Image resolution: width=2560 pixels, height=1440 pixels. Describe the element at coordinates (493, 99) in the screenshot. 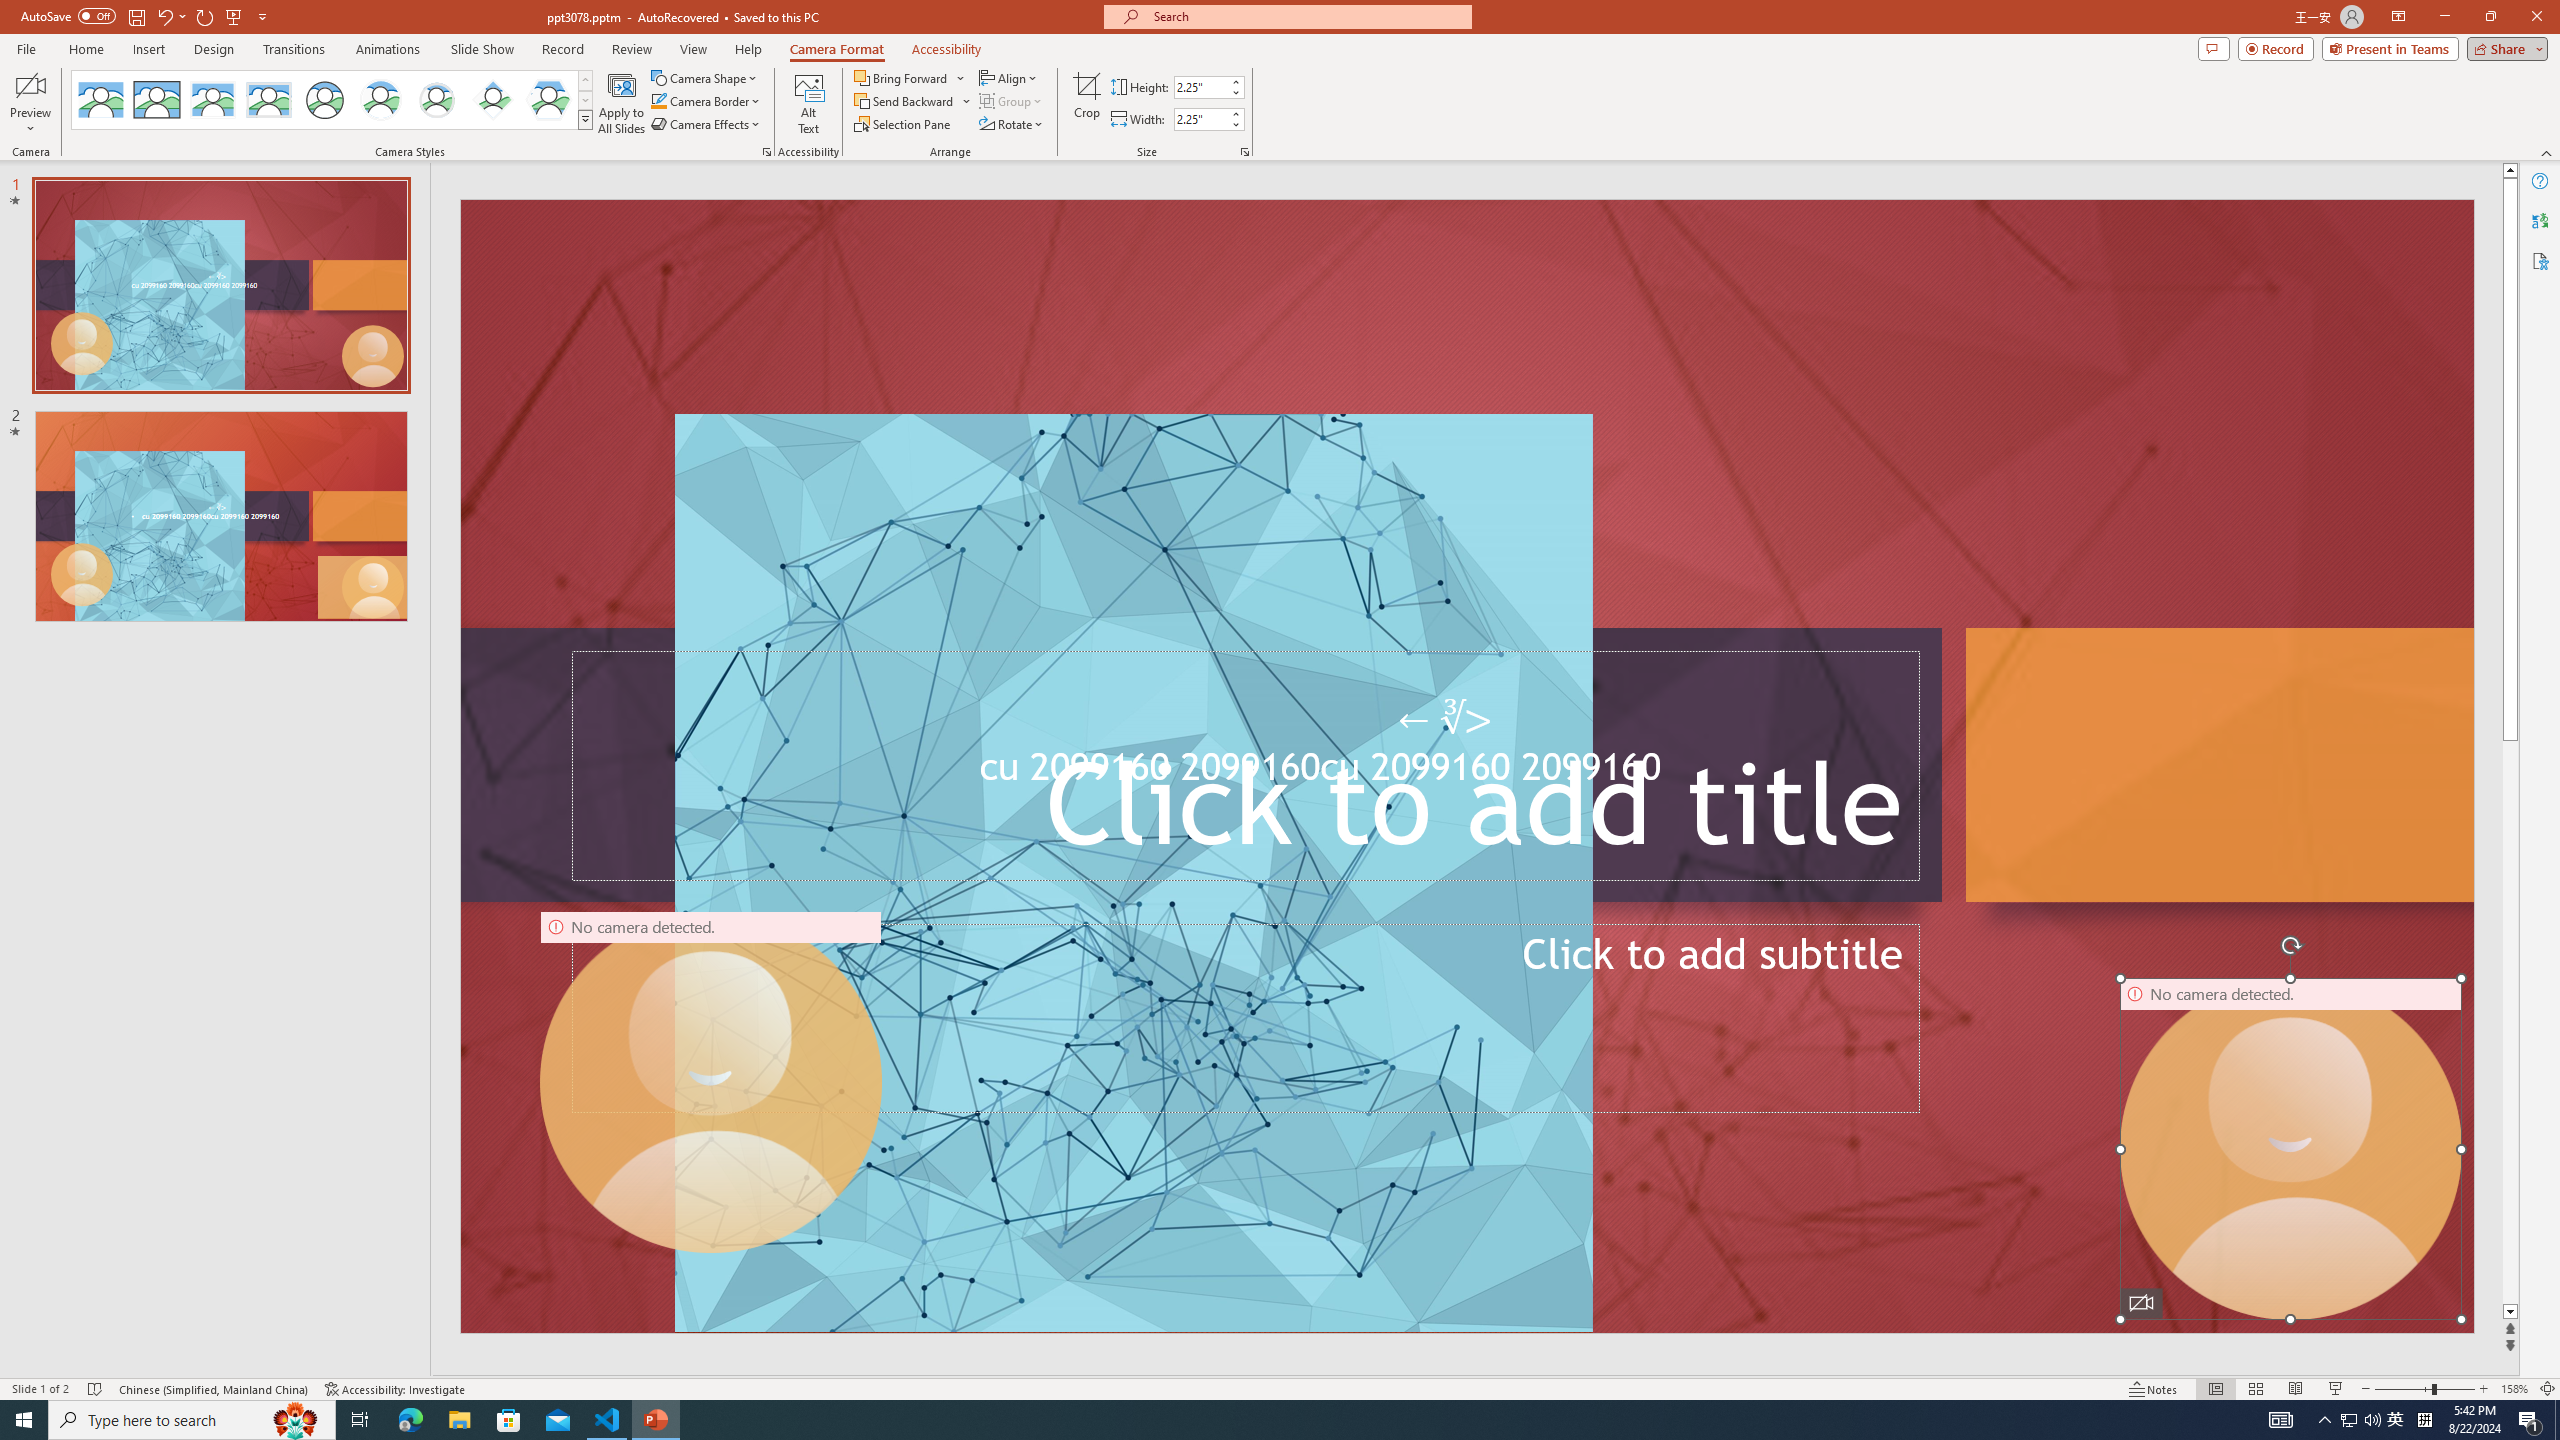

I see `'Center Shadow Diamond'` at that location.